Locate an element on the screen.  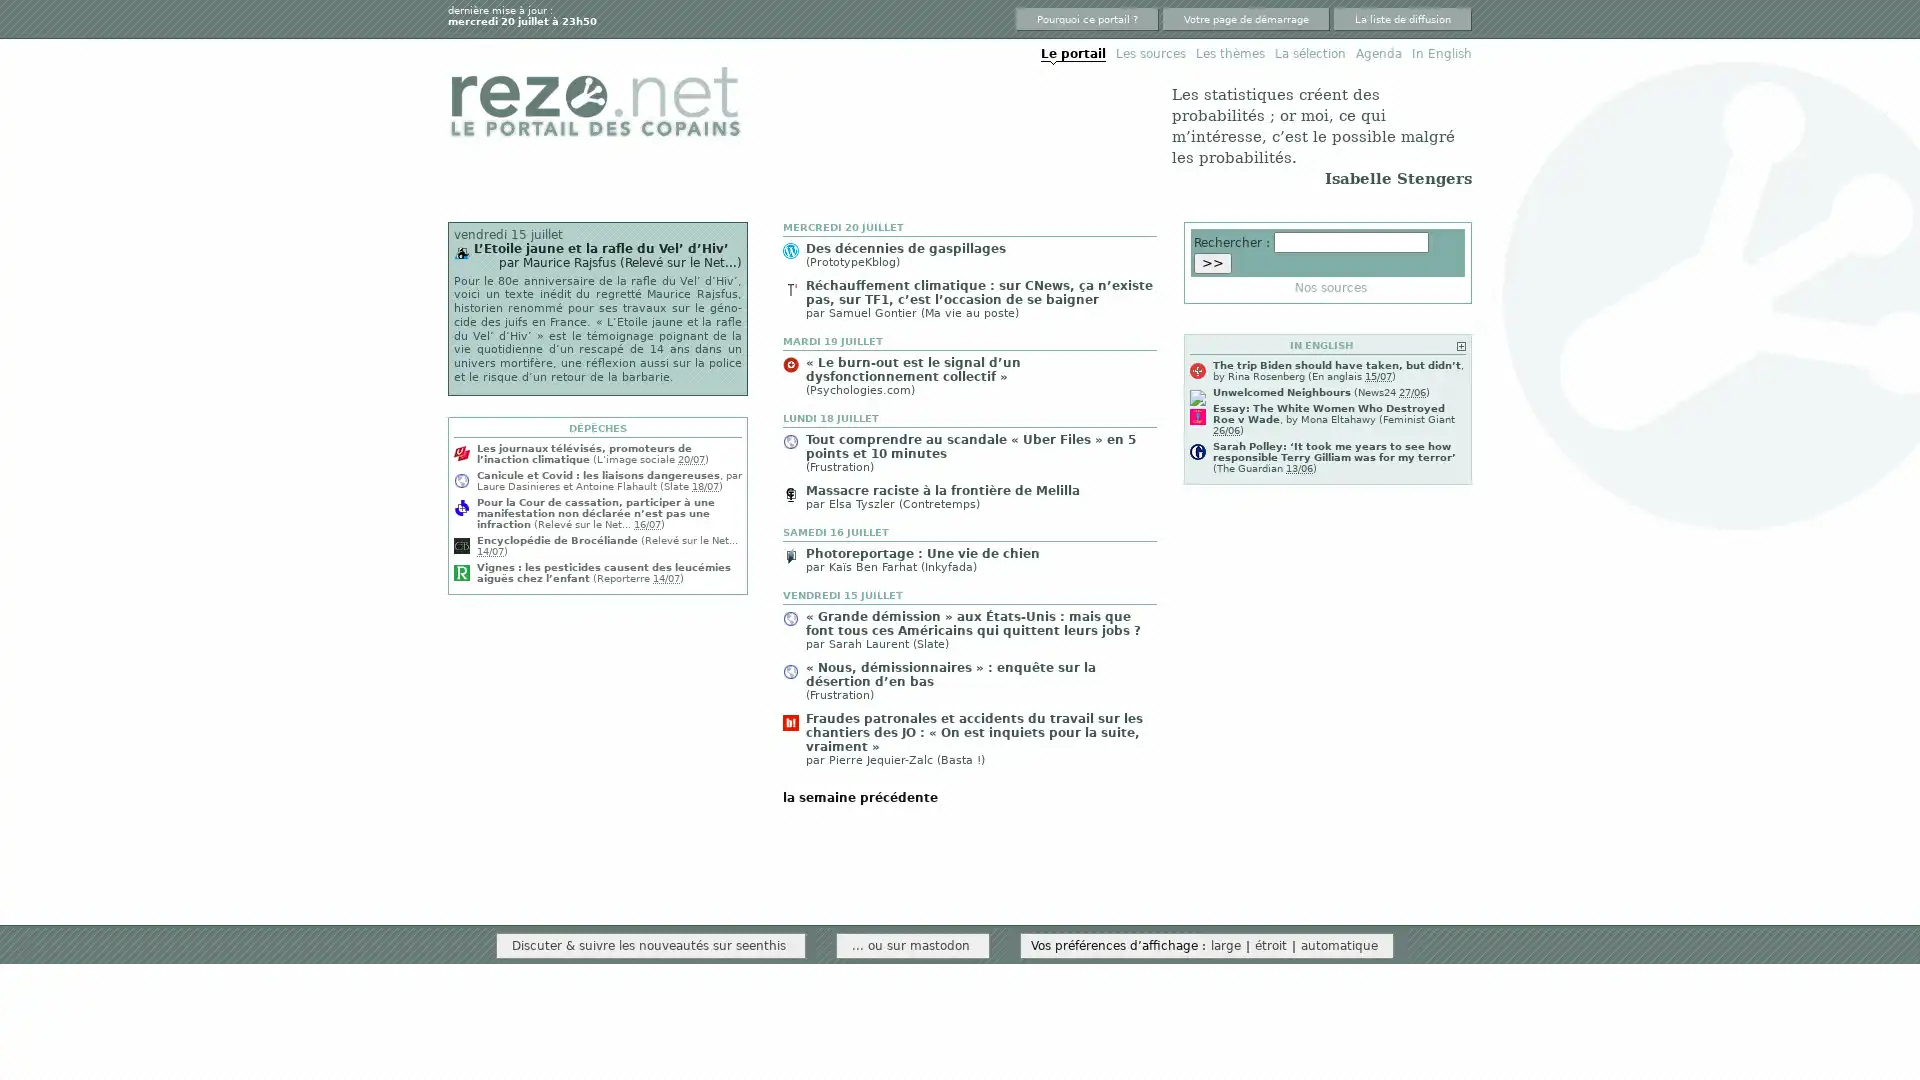
>> is located at coordinates (1212, 261).